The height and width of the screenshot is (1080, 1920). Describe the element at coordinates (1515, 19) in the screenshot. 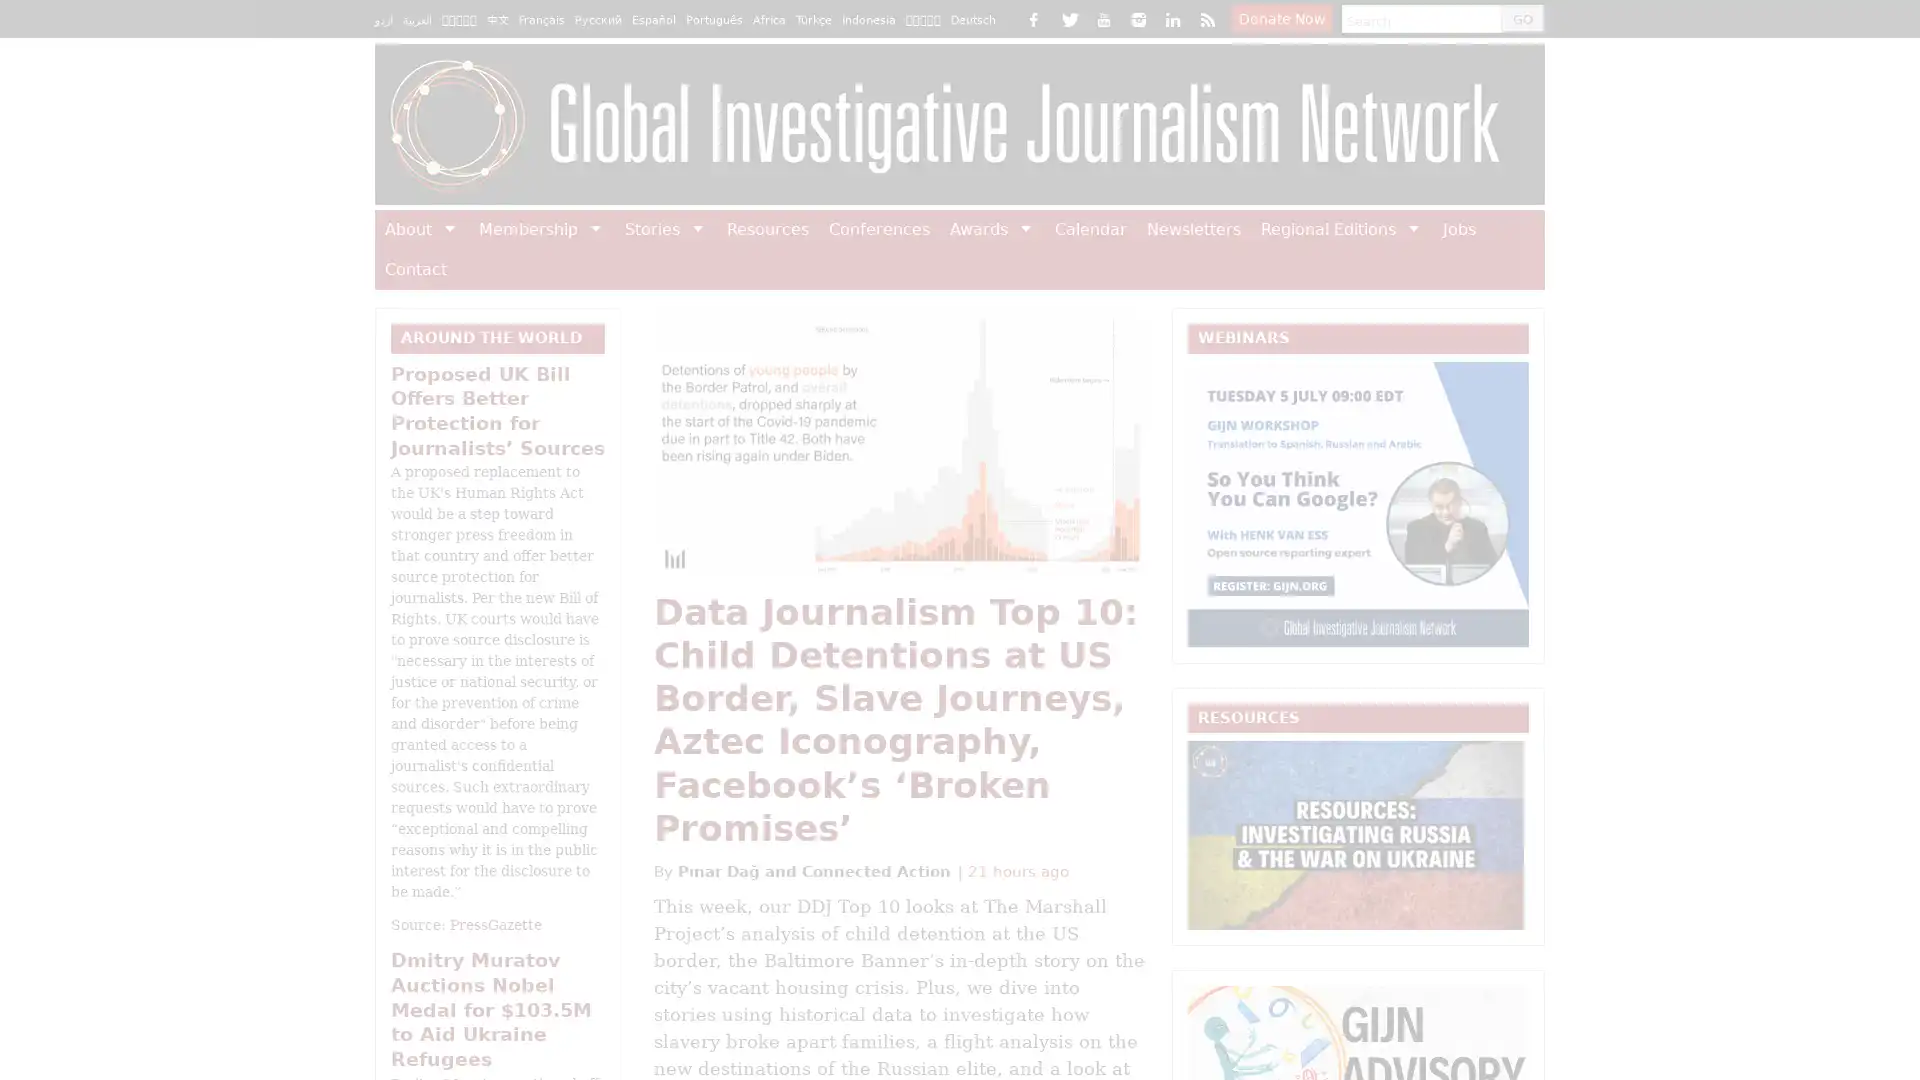

I see `GO` at that location.